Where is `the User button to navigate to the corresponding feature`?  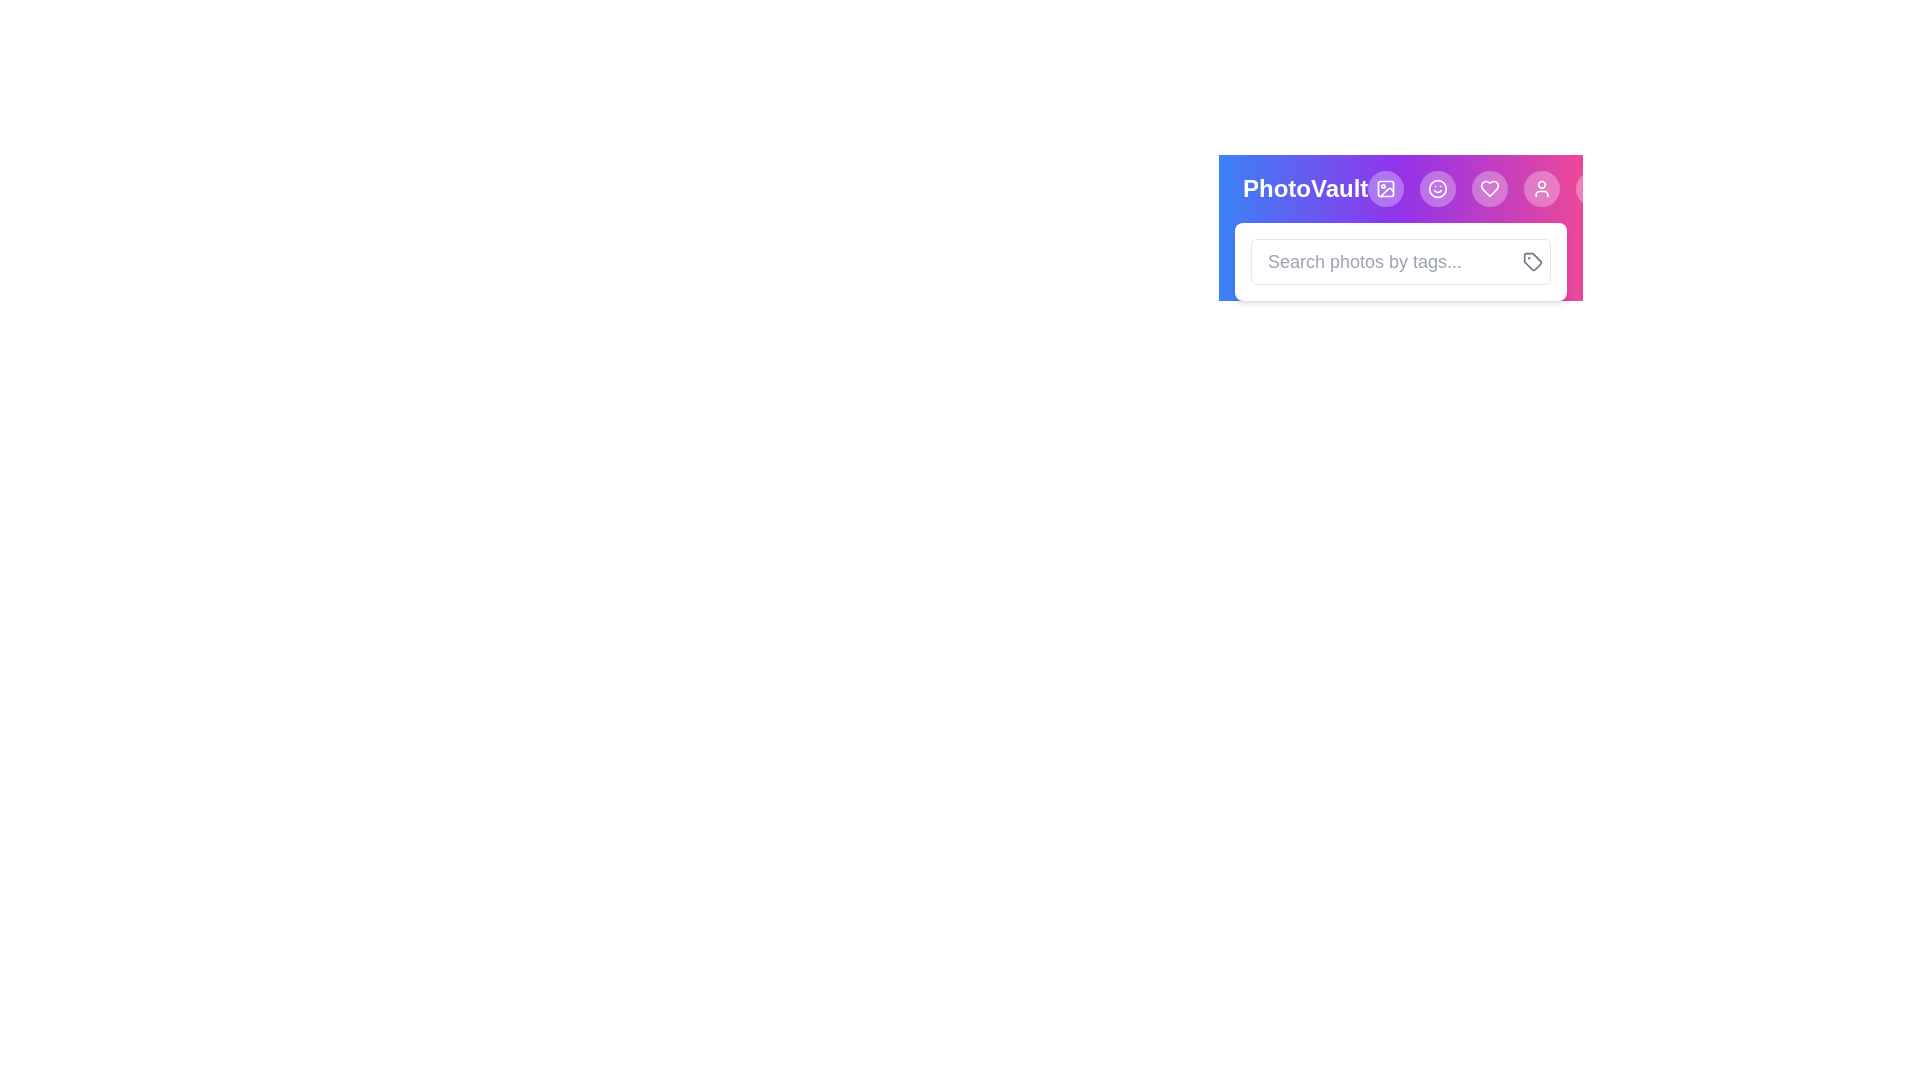 the User button to navigate to the corresponding feature is located at coordinates (1541, 189).